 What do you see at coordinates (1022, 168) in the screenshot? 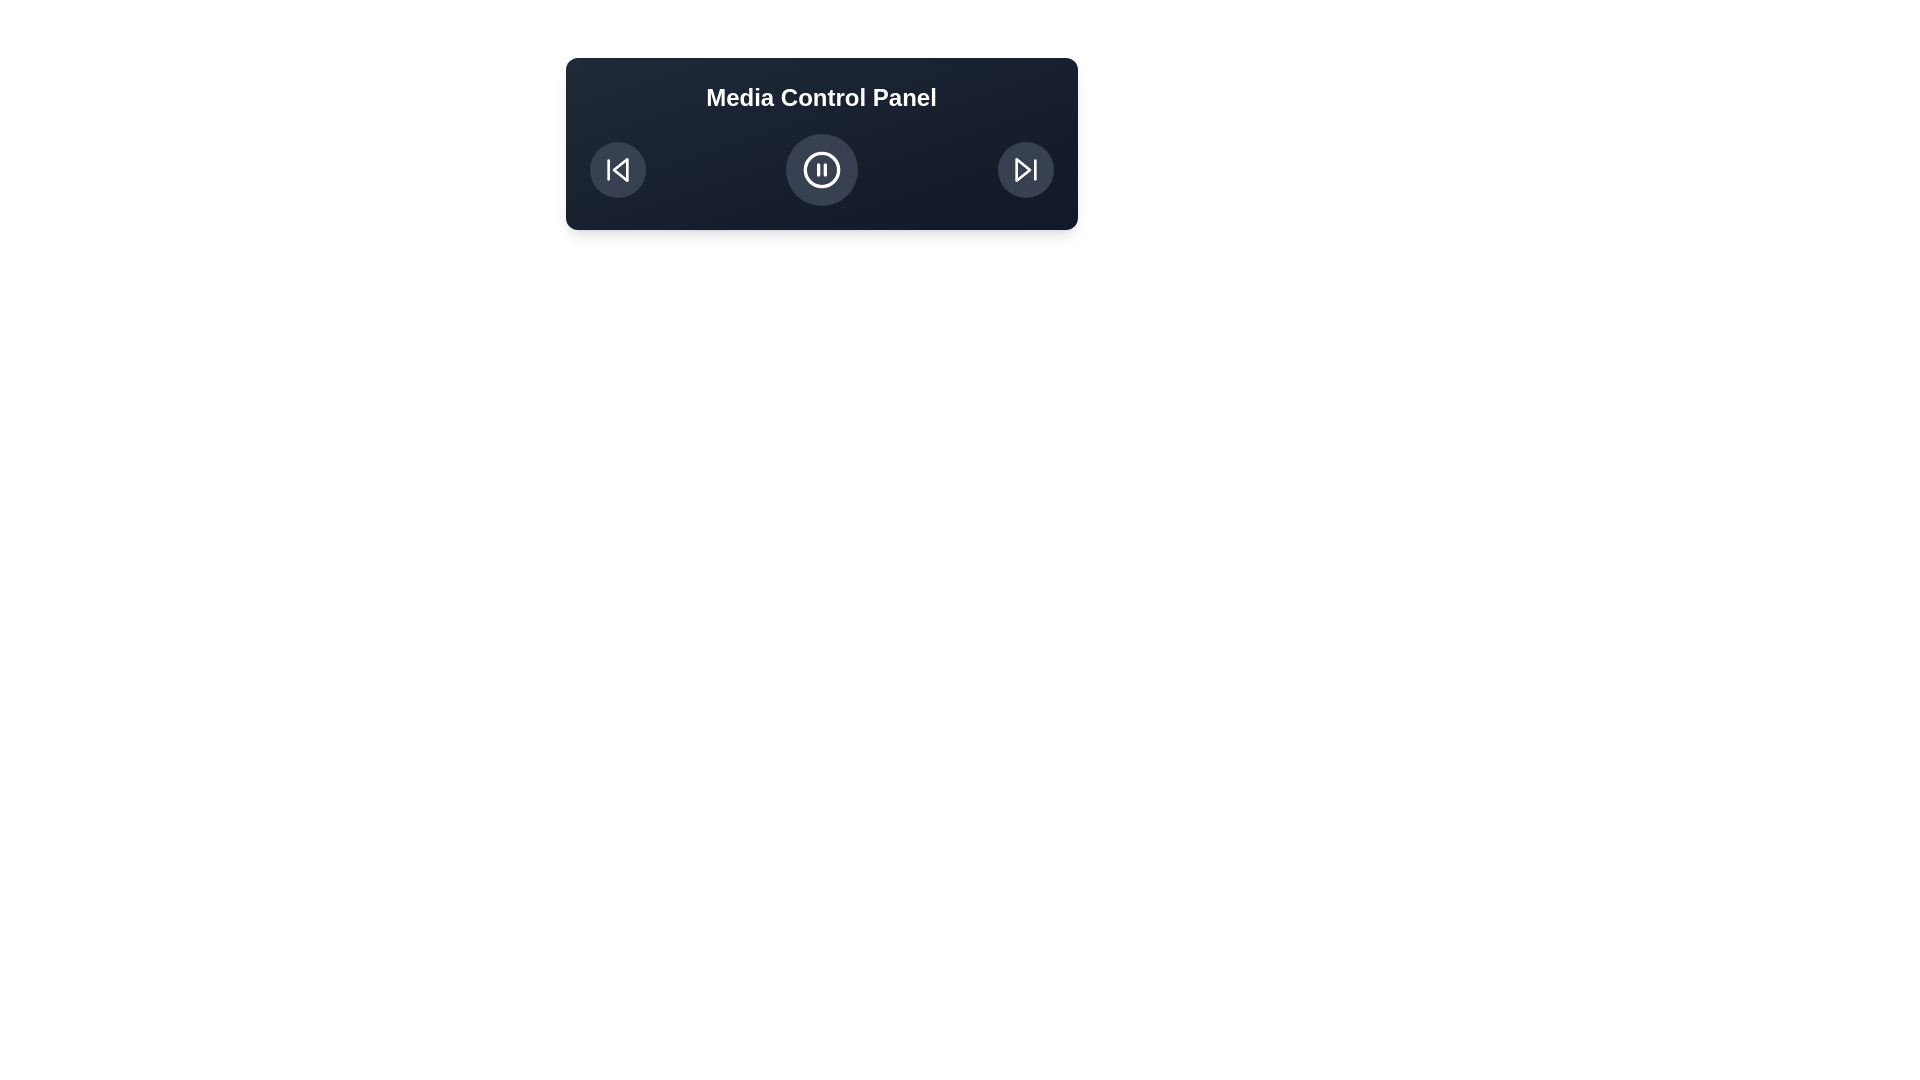
I see `the triangular decorative element within the rightmost button of the media control panel, which has a white outline and a darker background, located next to the 'Pause' button` at bounding box center [1022, 168].